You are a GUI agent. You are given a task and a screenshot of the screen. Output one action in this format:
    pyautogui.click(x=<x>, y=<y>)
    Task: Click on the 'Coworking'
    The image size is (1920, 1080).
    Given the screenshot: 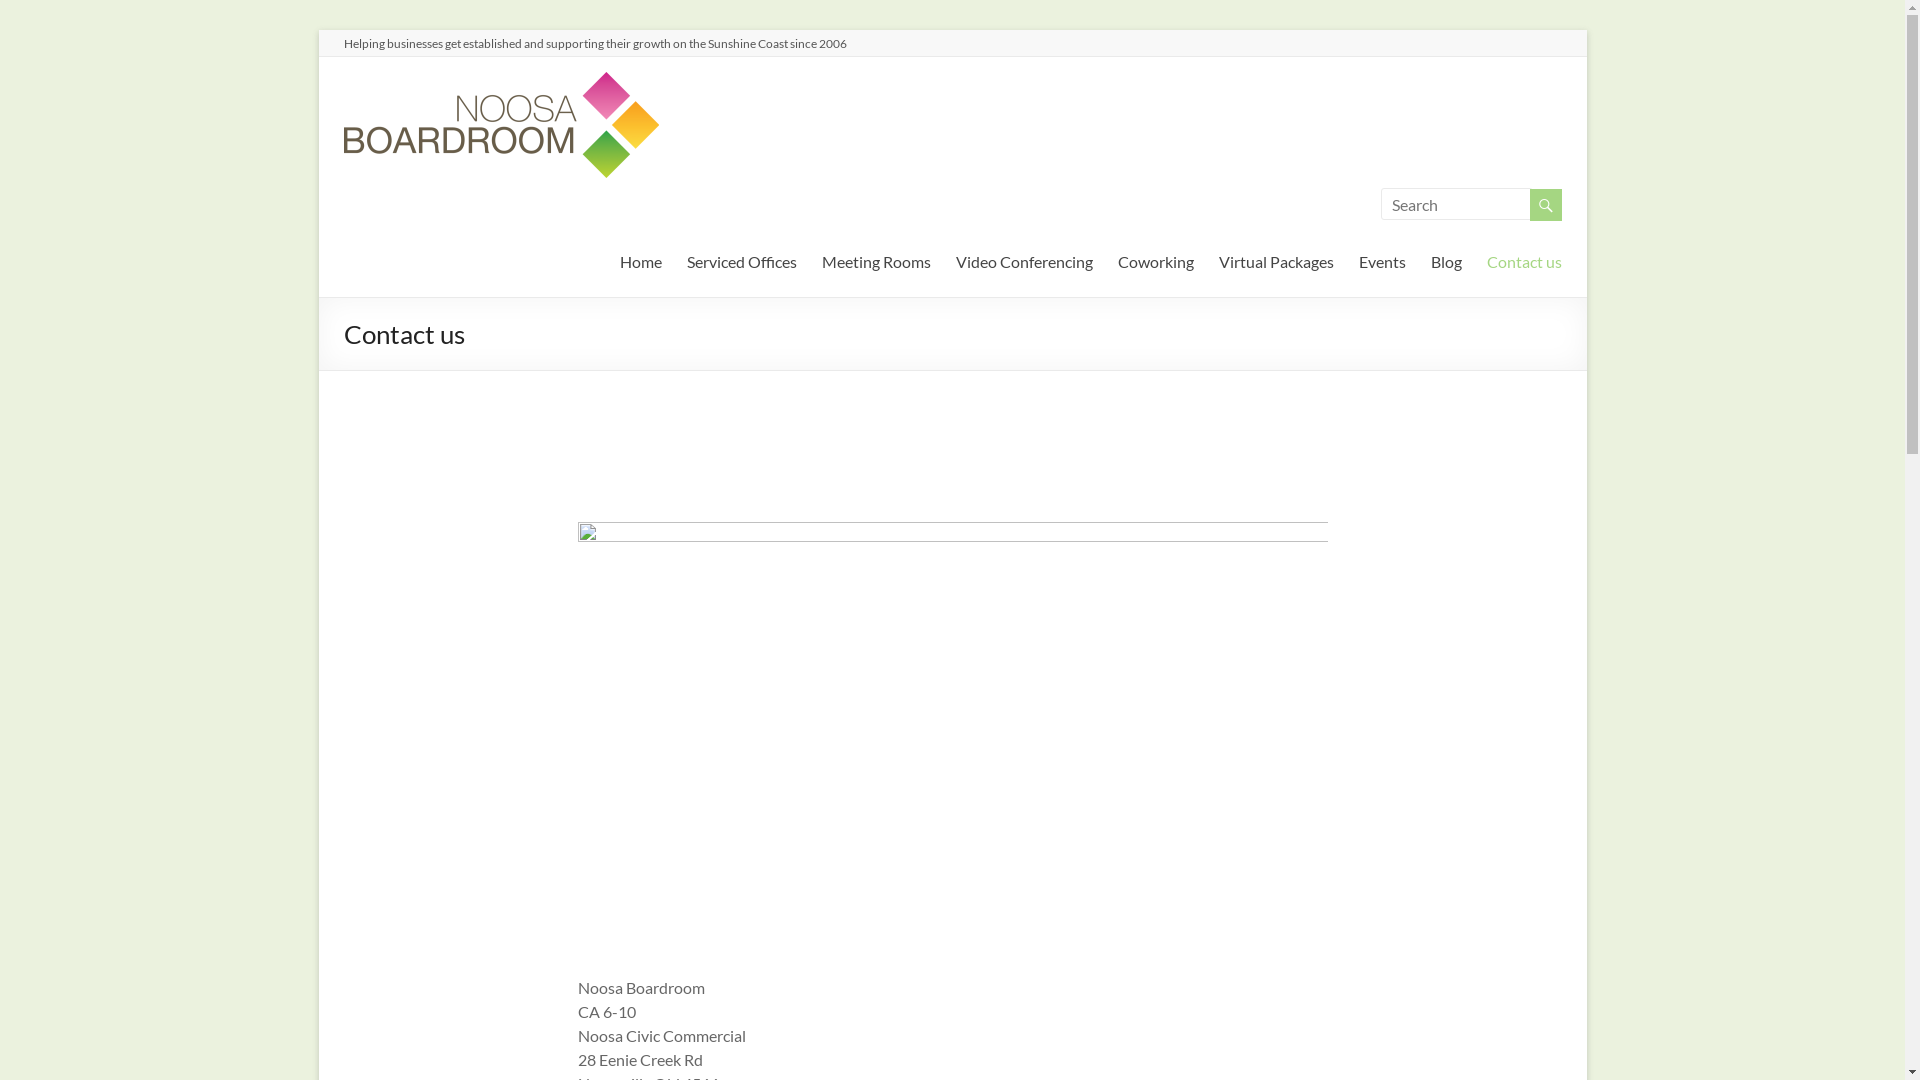 What is the action you would take?
    pyautogui.click(x=1156, y=257)
    